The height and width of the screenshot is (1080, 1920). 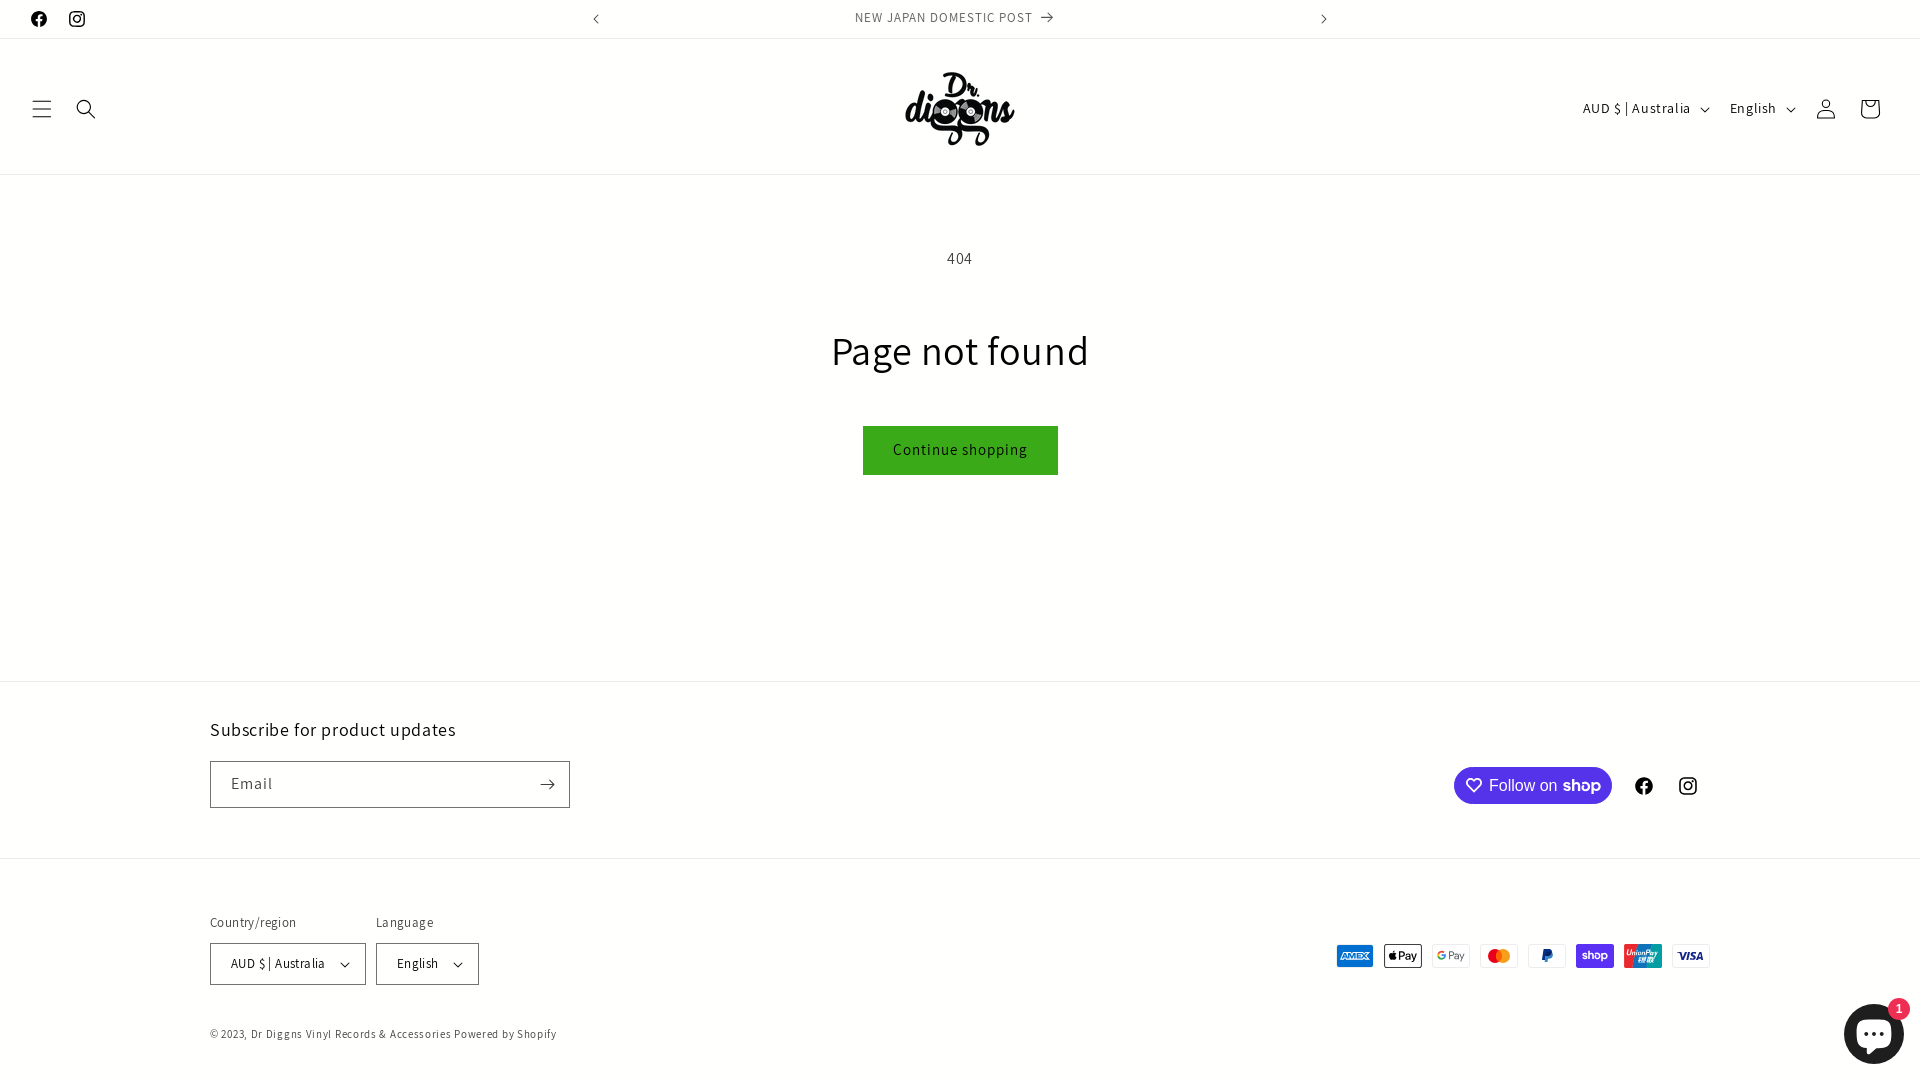 I want to click on 'Instagram', so click(x=1687, y=785).